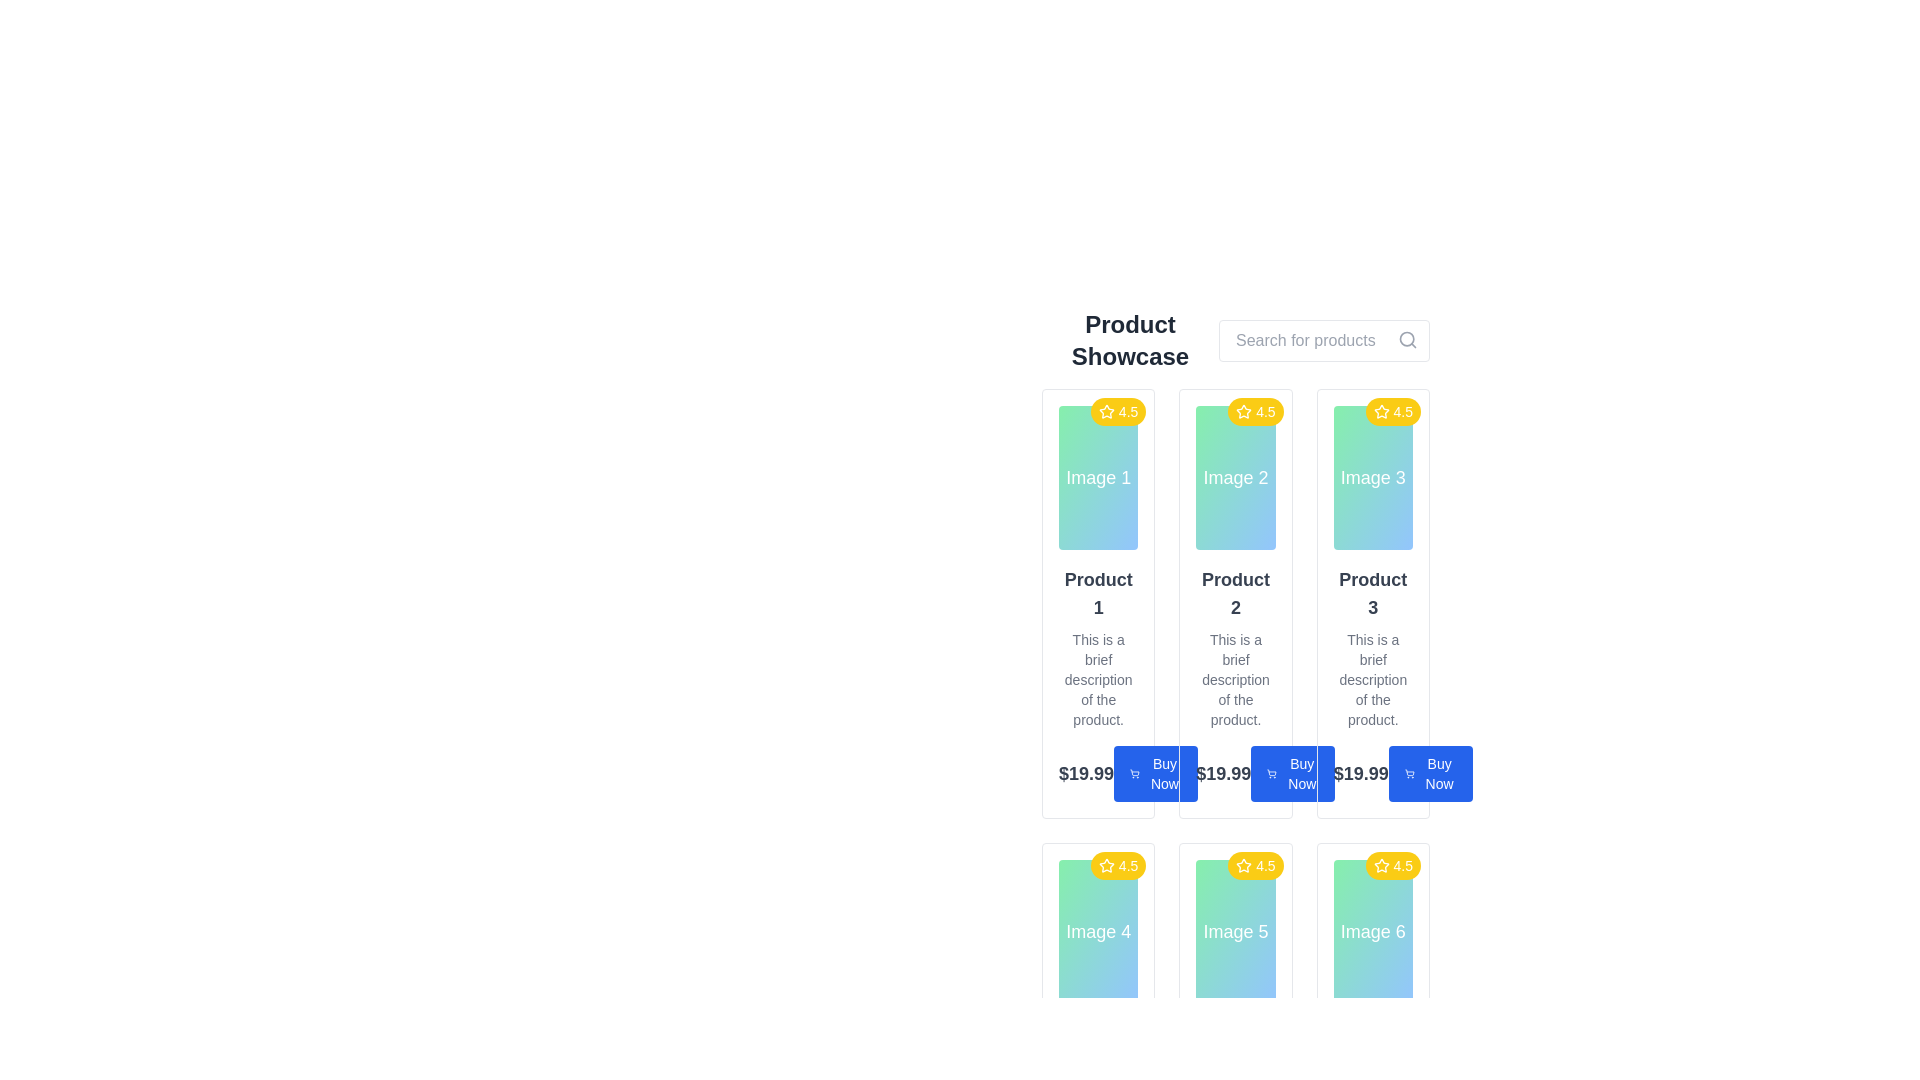 Image resolution: width=1920 pixels, height=1080 pixels. What do you see at coordinates (1406, 338) in the screenshot?
I see `the search icon located at the top right of the view, which is positioned inside a horizontal search box next to the input field labeled 'Search for products'` at bounding box center [1406, 338].